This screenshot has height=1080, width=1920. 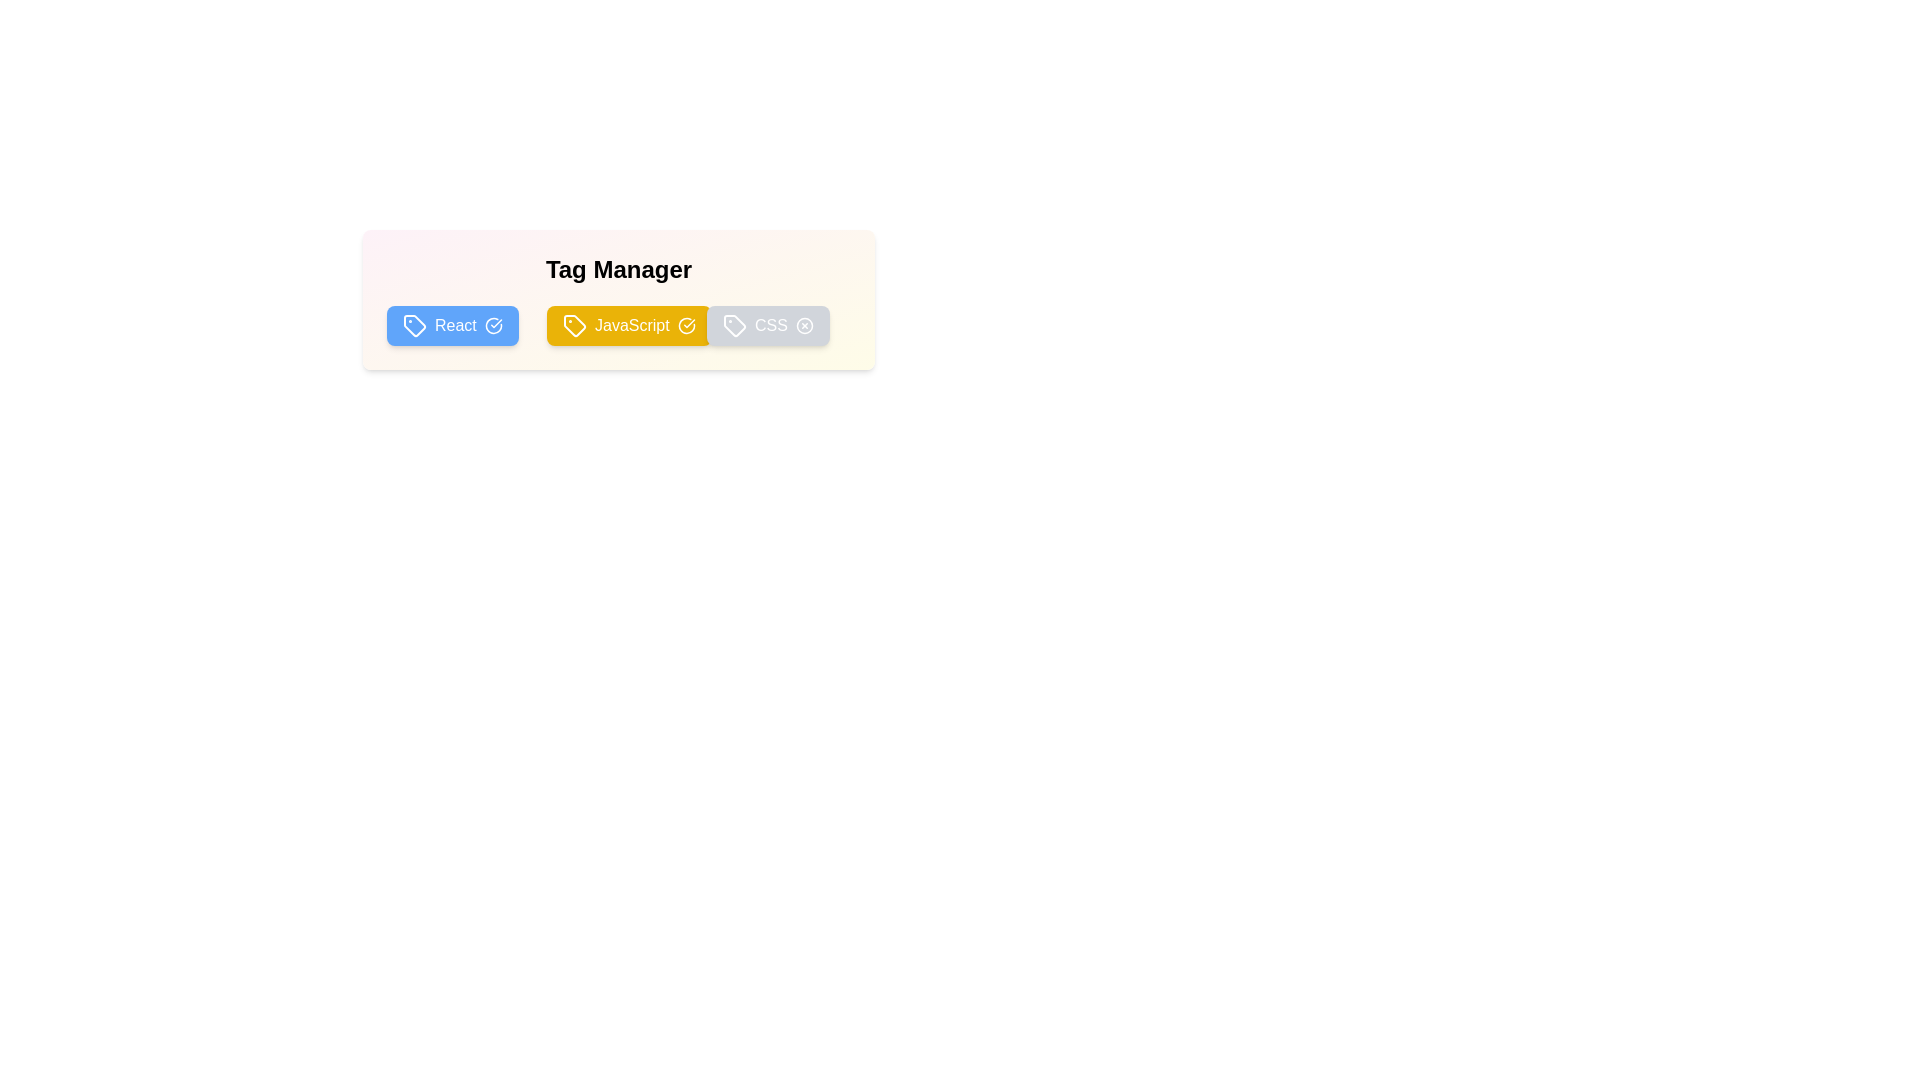 I want to click on the tag CSS, so click(x=767, y=325).